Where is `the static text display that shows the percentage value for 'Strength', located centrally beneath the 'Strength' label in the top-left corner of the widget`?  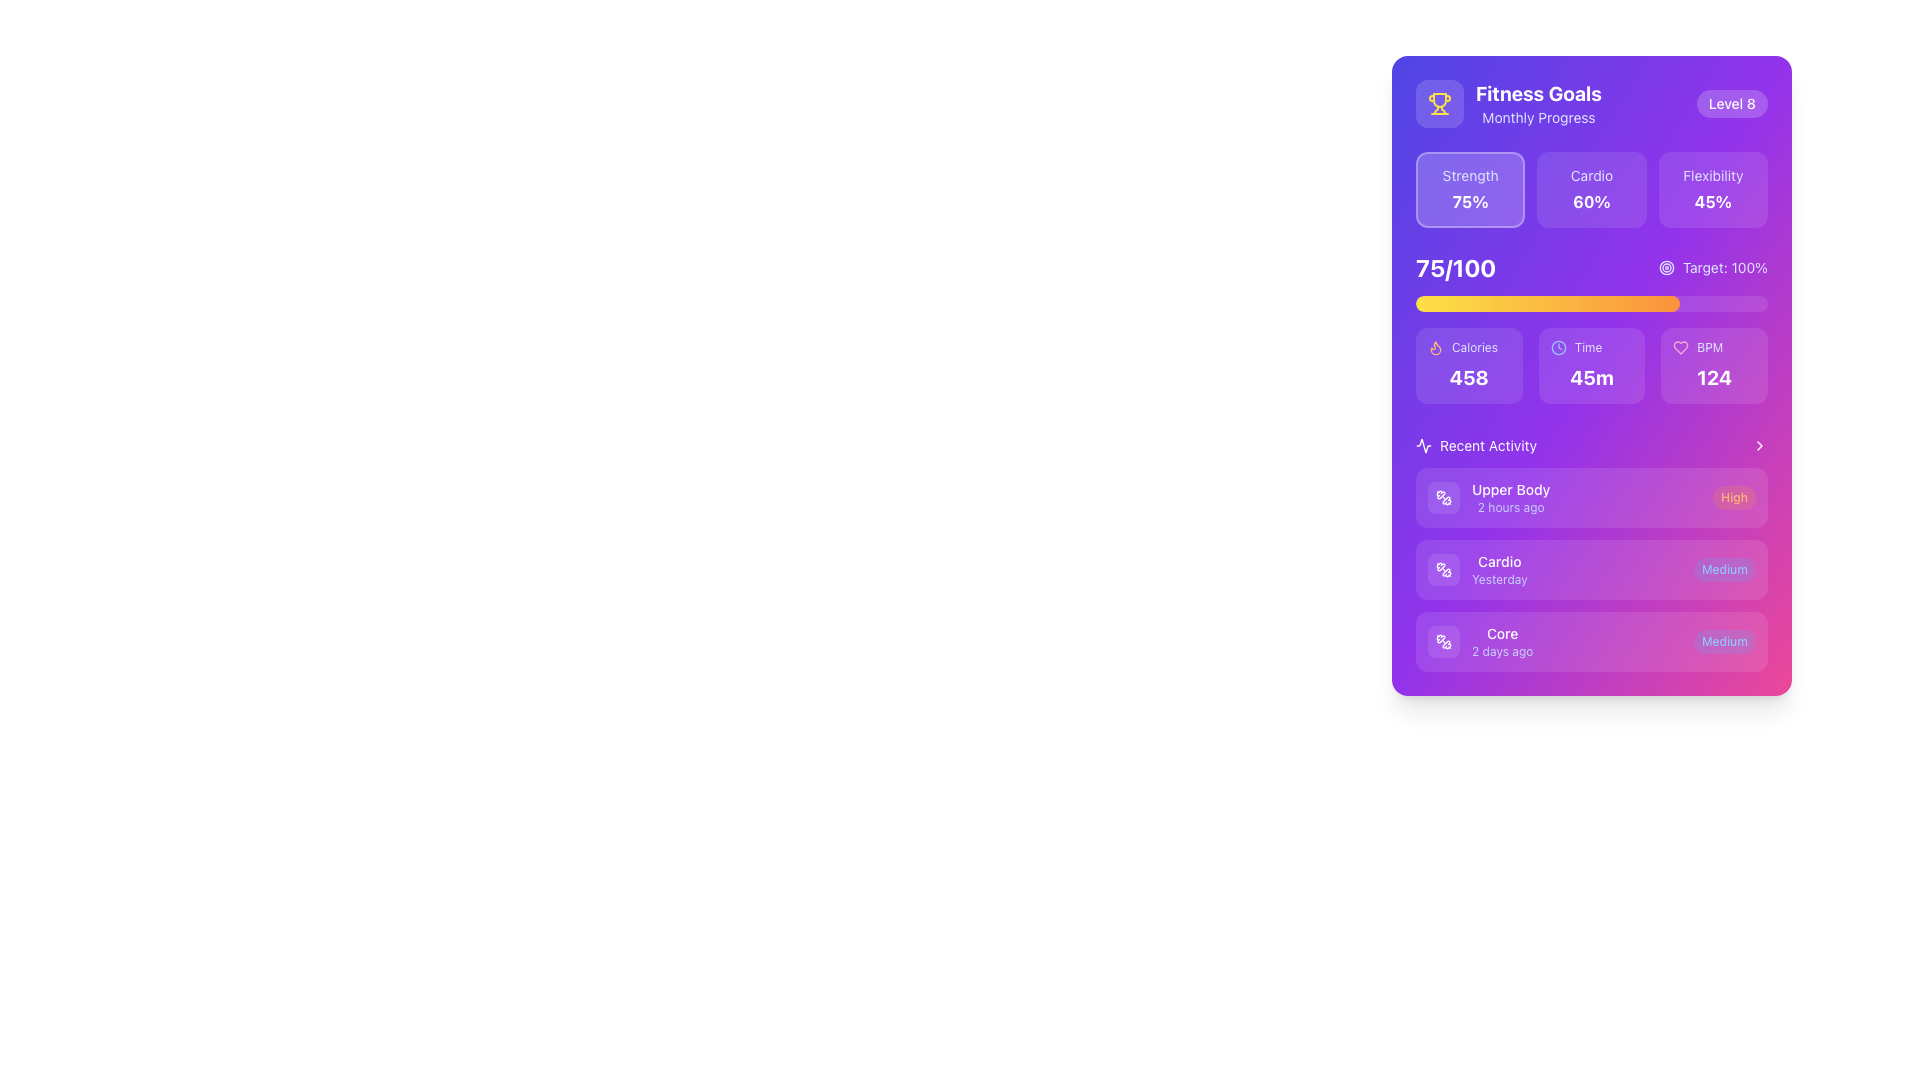 the static text display that shows the percentage value for 'Strength', located centrally beneath the 'Strength' label in the top-left corner of the widget is located at coordinates (1470, 201).